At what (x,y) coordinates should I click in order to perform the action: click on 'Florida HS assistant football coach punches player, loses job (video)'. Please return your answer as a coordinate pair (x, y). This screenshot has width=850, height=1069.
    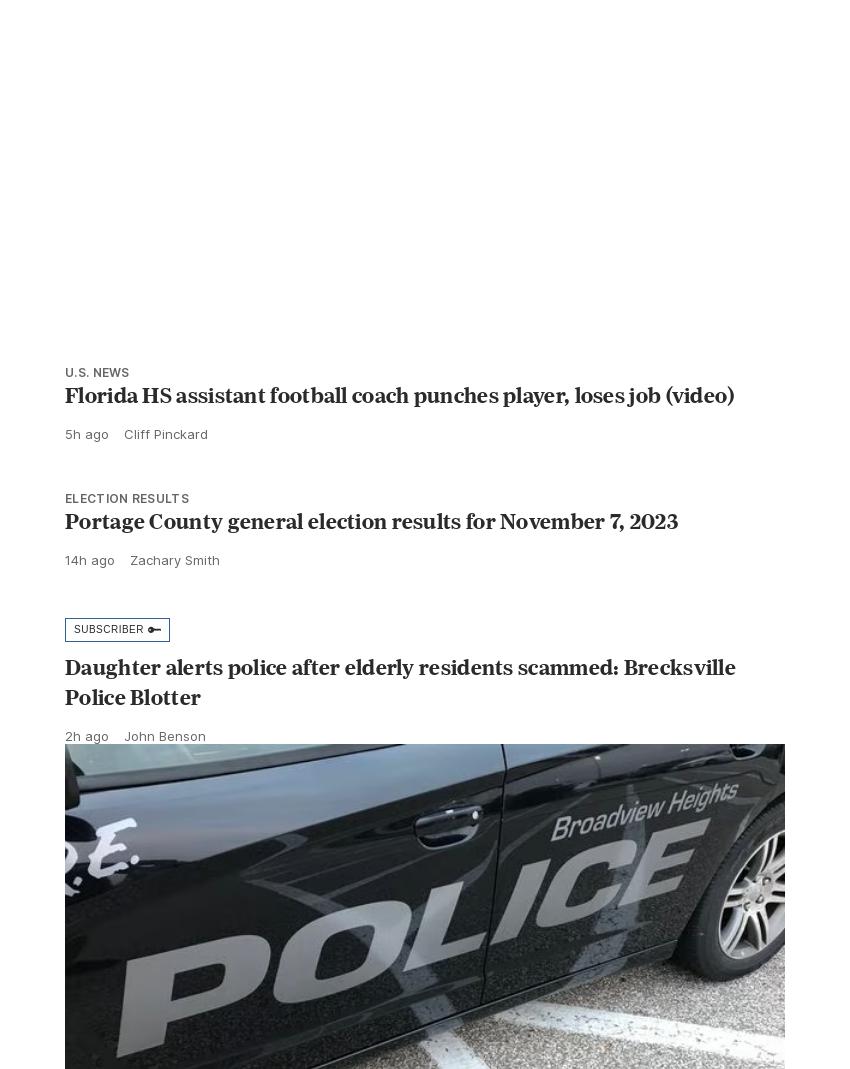
    Looking at the image, I should click on (399, 438).